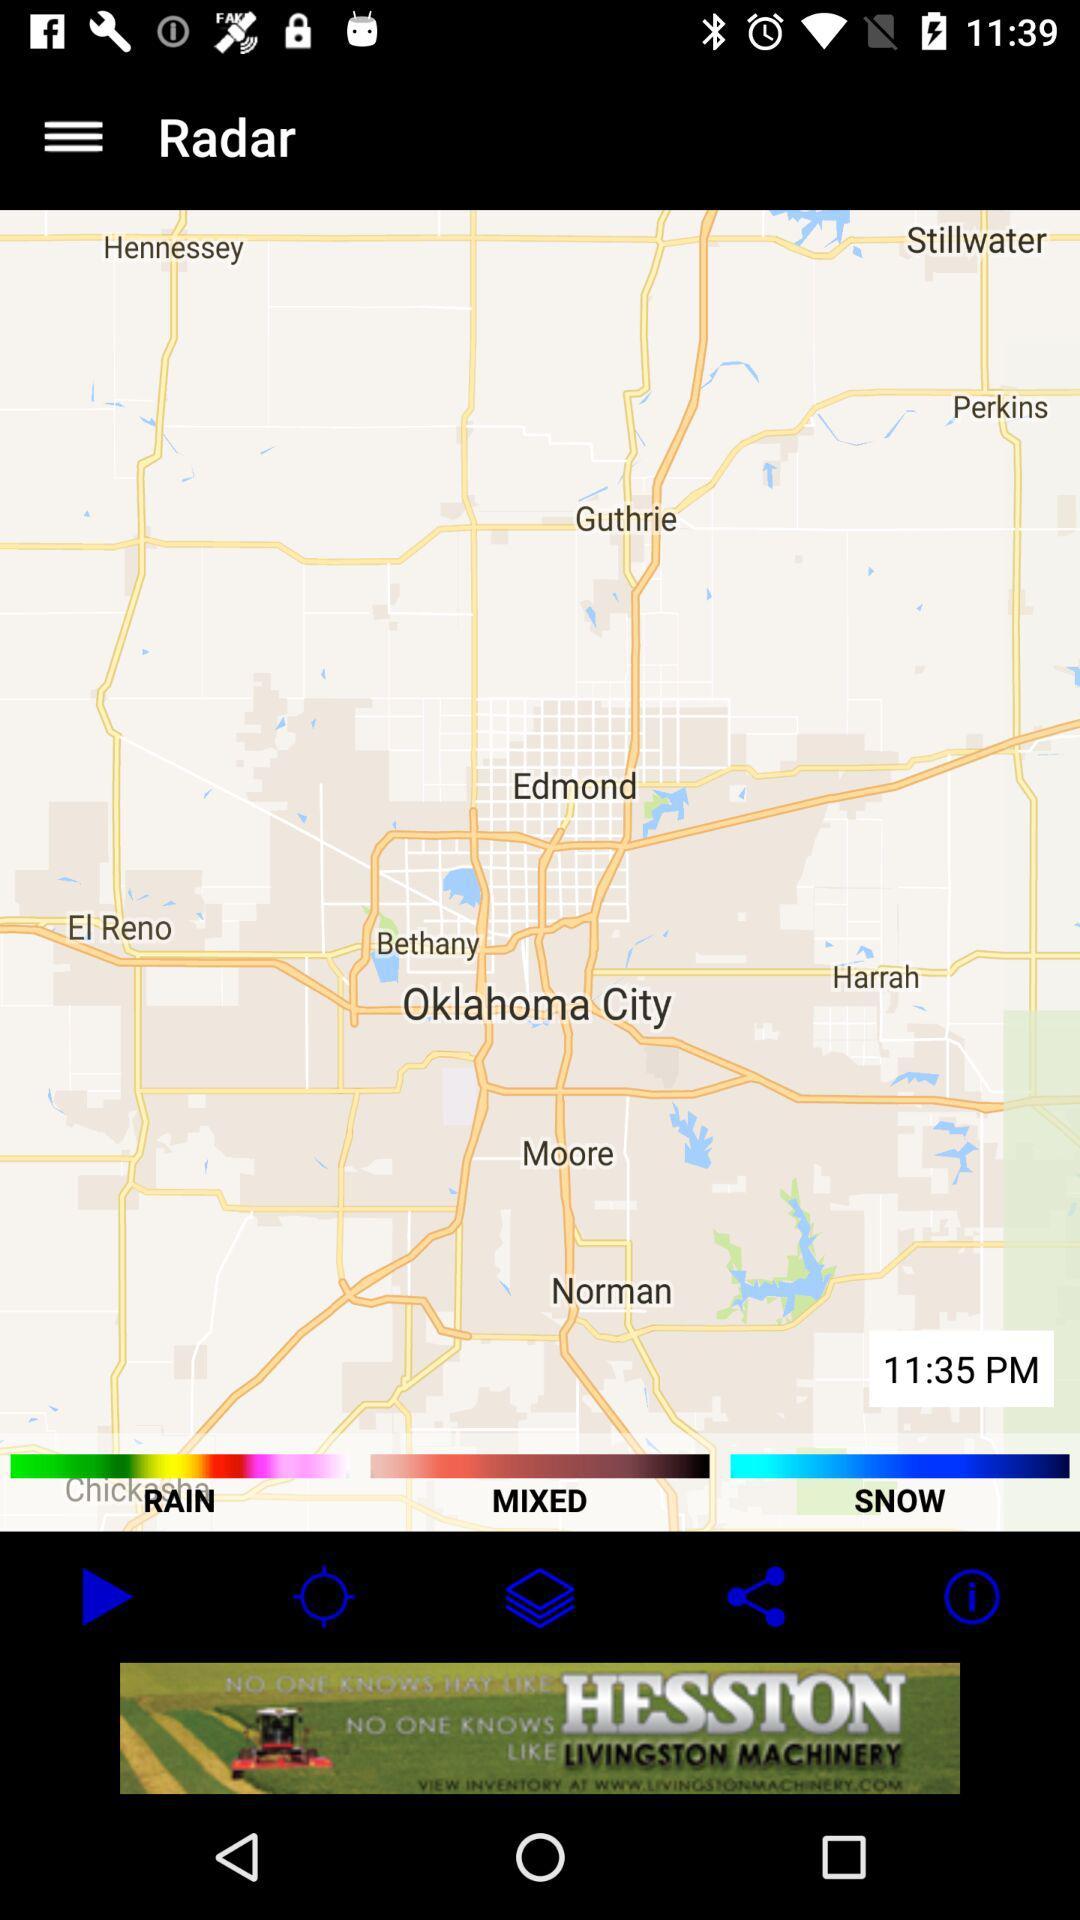  I want to click on open advertisement, so click(540, 1727).